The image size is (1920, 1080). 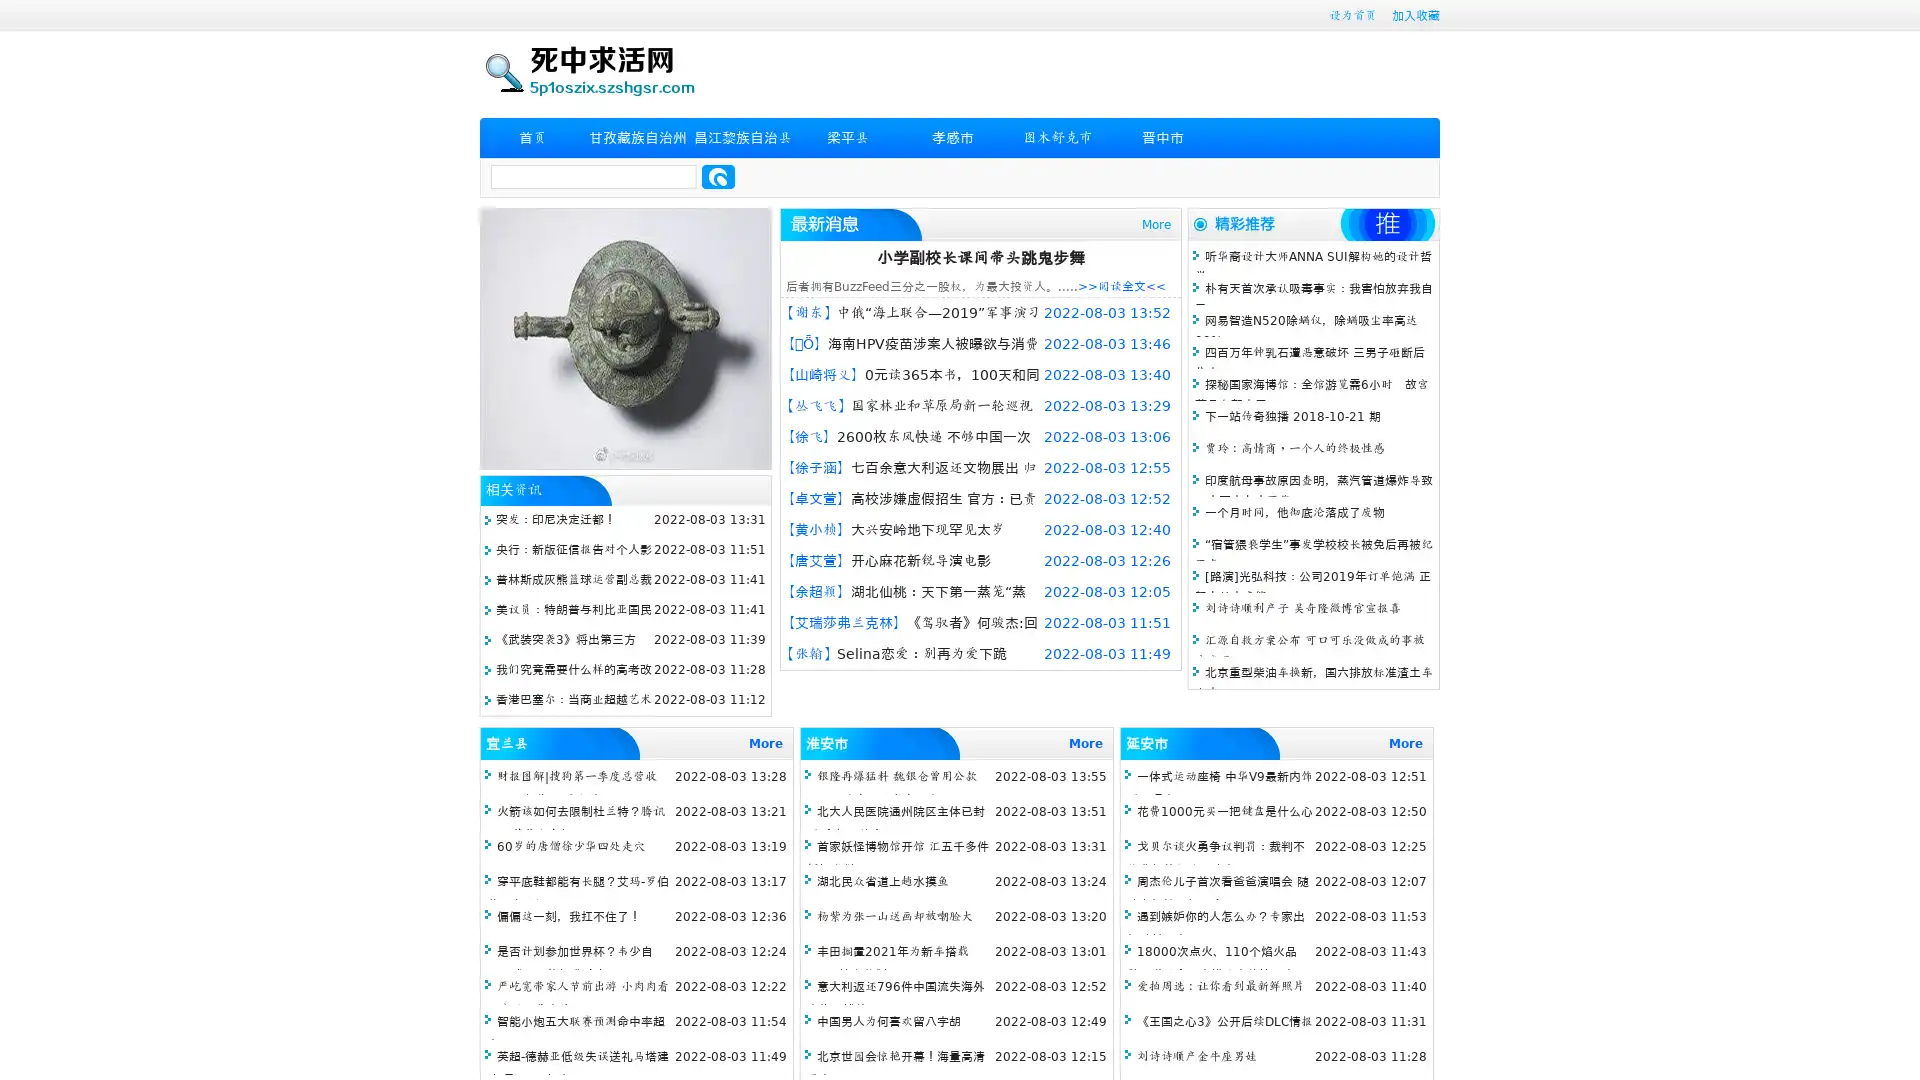 What do you see at coordinates (718, 176) in the screenshot?
I see `Search` at bounding box center [718, 176].